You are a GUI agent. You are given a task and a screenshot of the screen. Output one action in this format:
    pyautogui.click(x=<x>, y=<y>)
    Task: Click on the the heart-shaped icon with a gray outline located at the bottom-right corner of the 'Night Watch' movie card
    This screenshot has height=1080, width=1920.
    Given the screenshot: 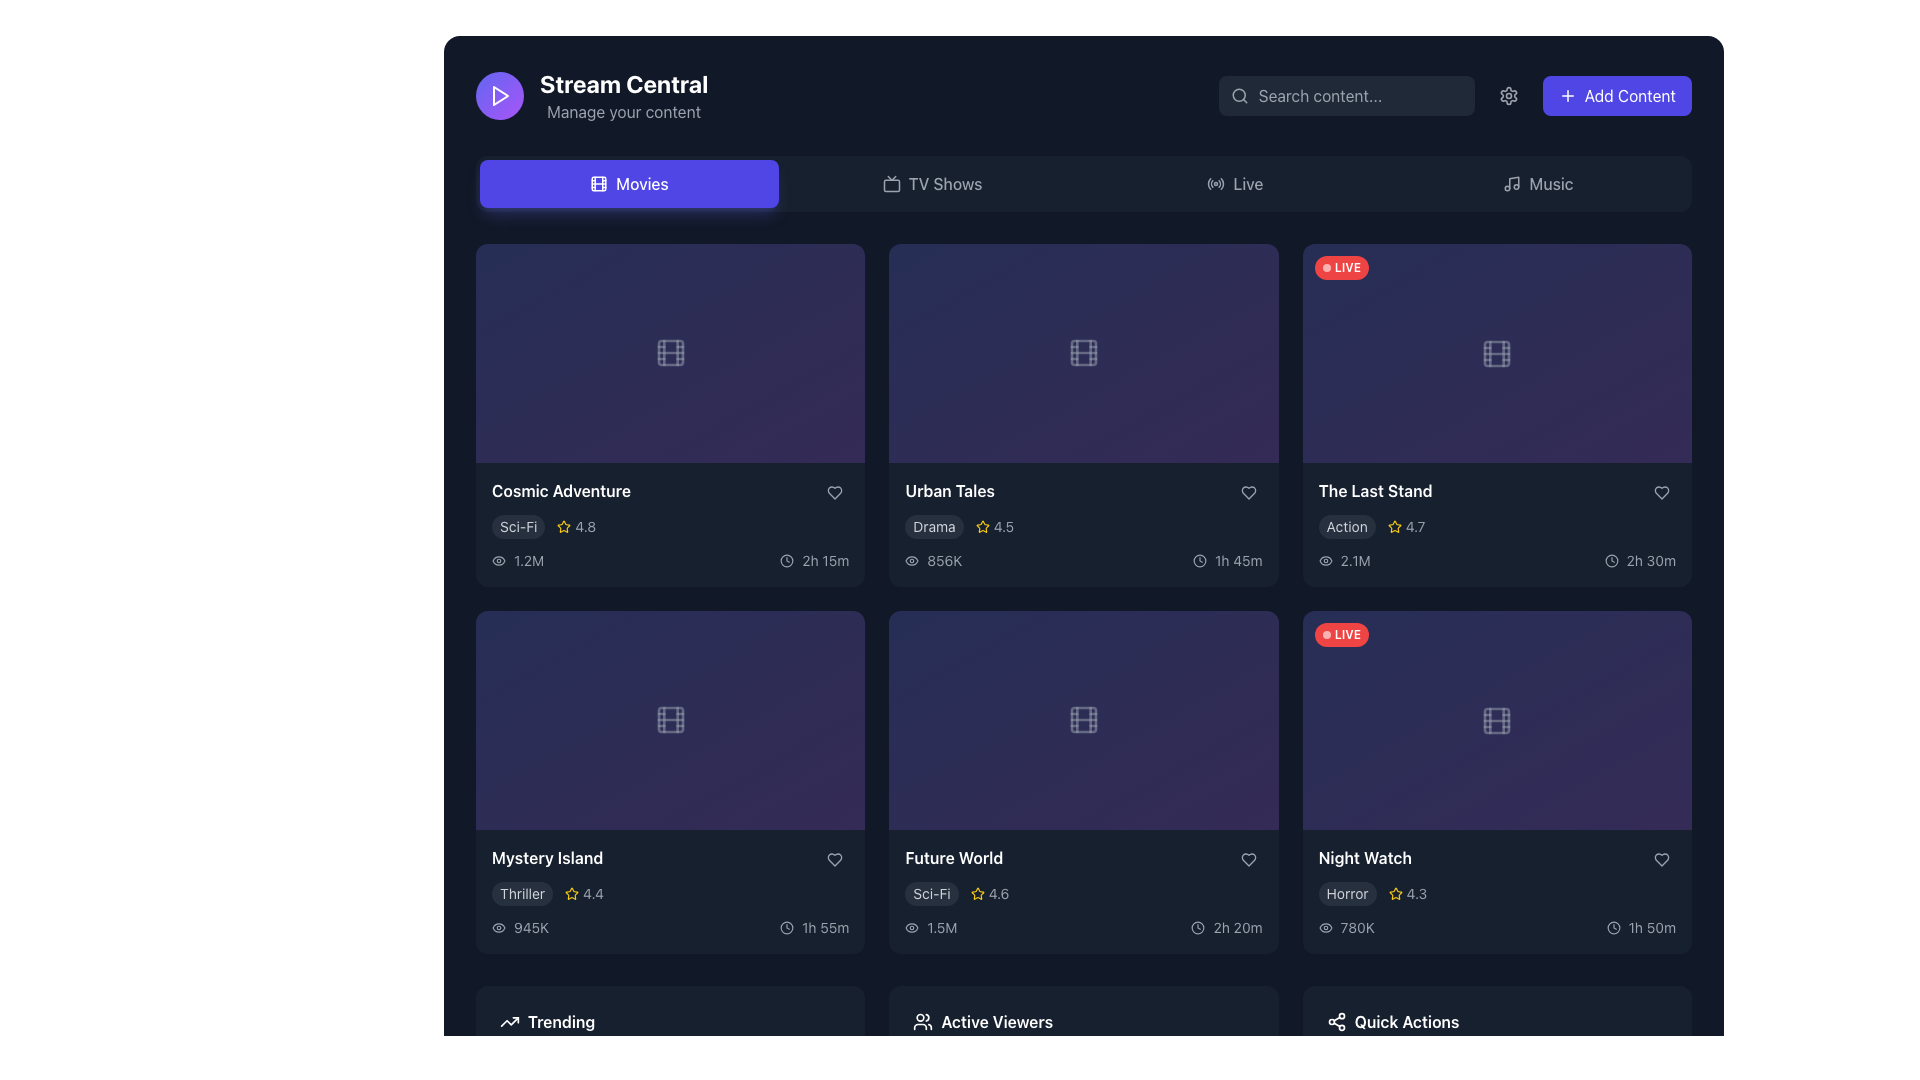 What is the action you would take?
    pyautogui.click(x=1661, y=859)
    